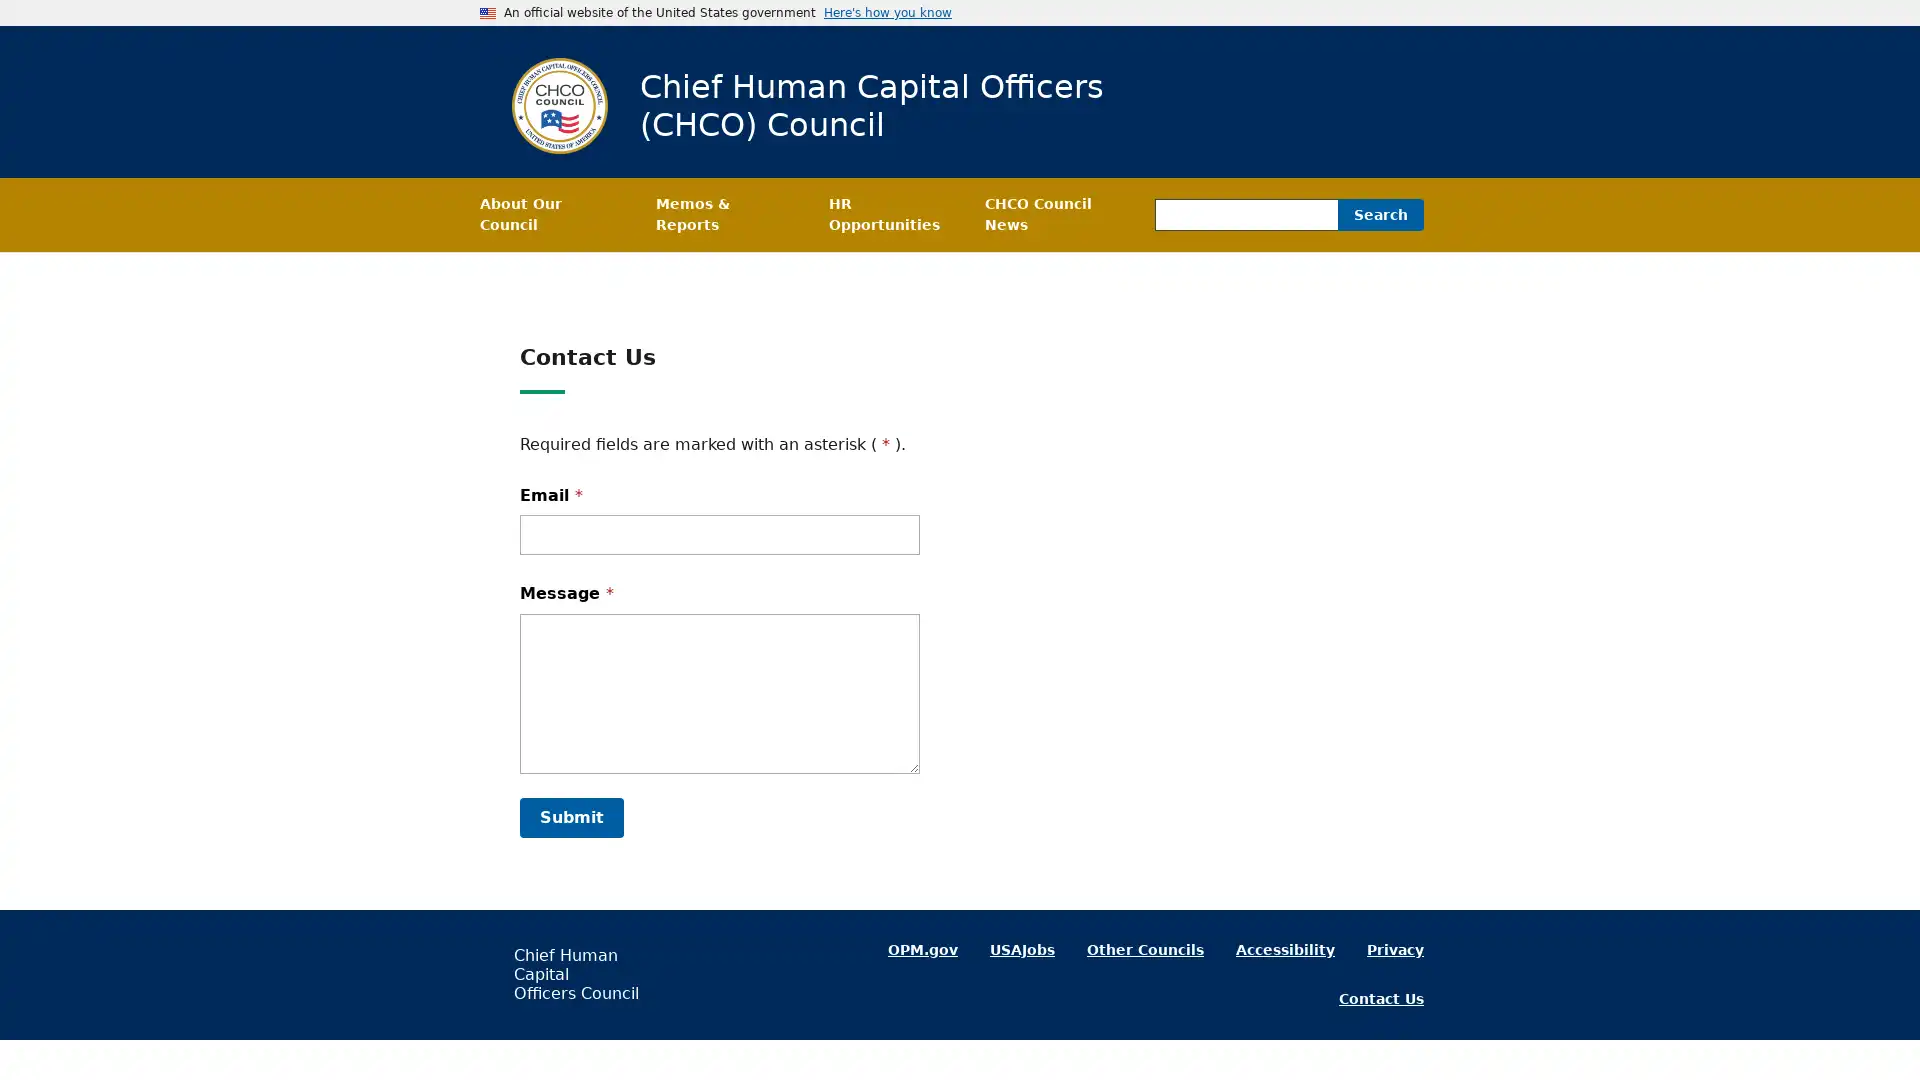  I want to click on Here's how you know, so click(887, 12).